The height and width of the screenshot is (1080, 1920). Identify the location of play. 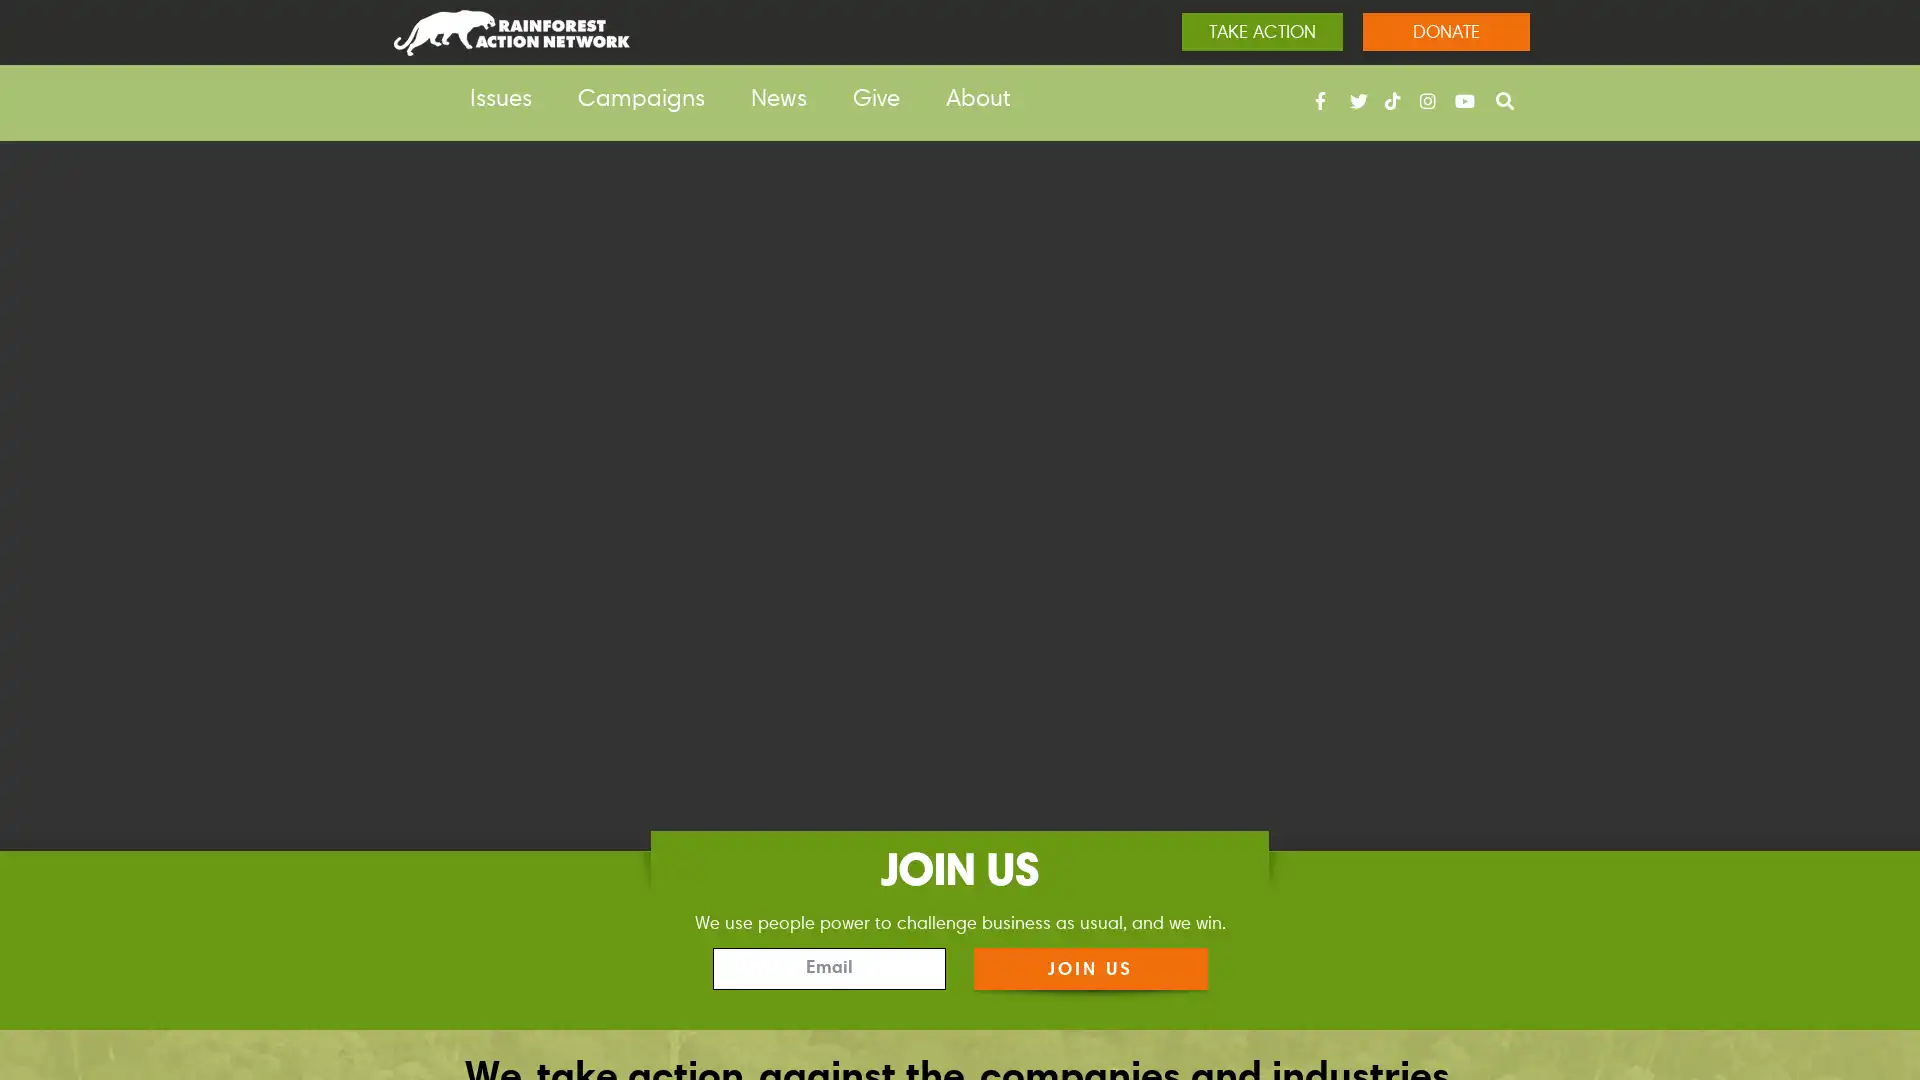
(48, 974).